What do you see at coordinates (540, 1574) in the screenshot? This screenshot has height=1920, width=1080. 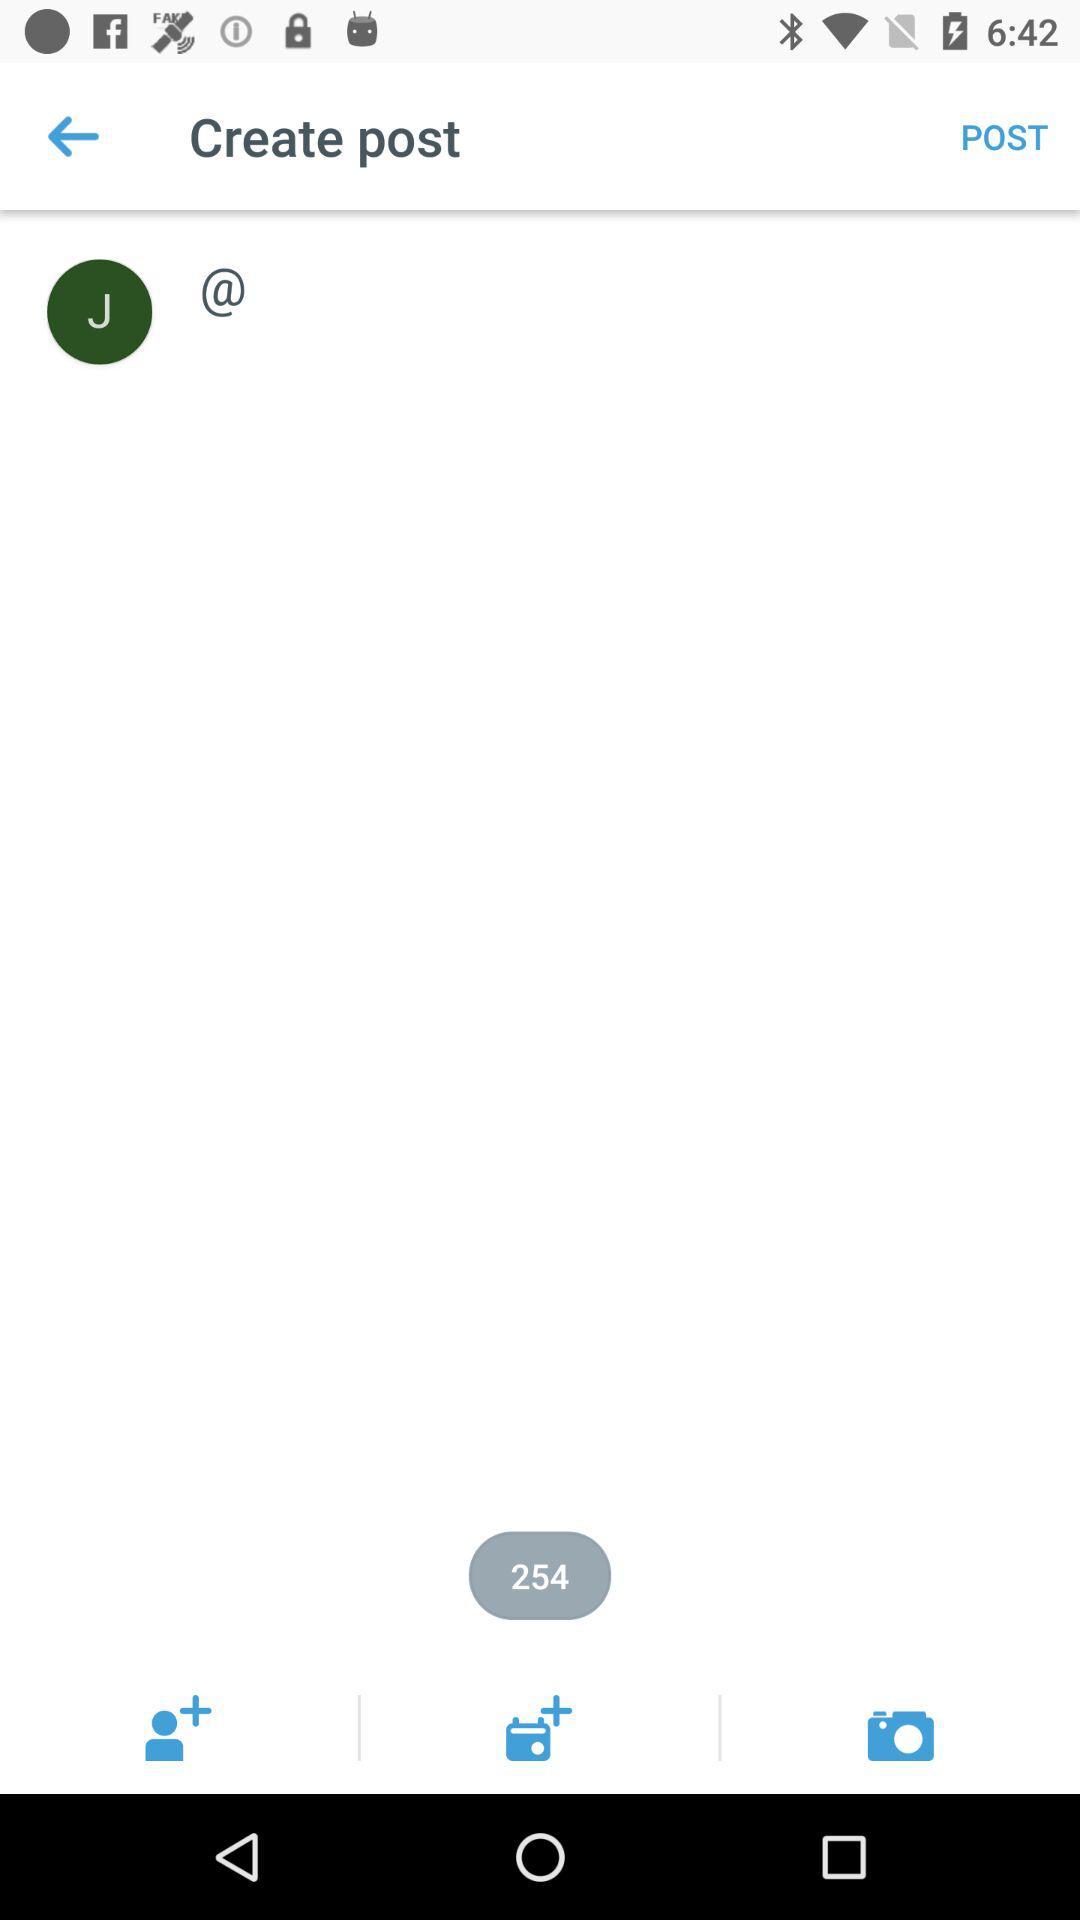 I see `254 icon` at bounding box center [540, 1574].